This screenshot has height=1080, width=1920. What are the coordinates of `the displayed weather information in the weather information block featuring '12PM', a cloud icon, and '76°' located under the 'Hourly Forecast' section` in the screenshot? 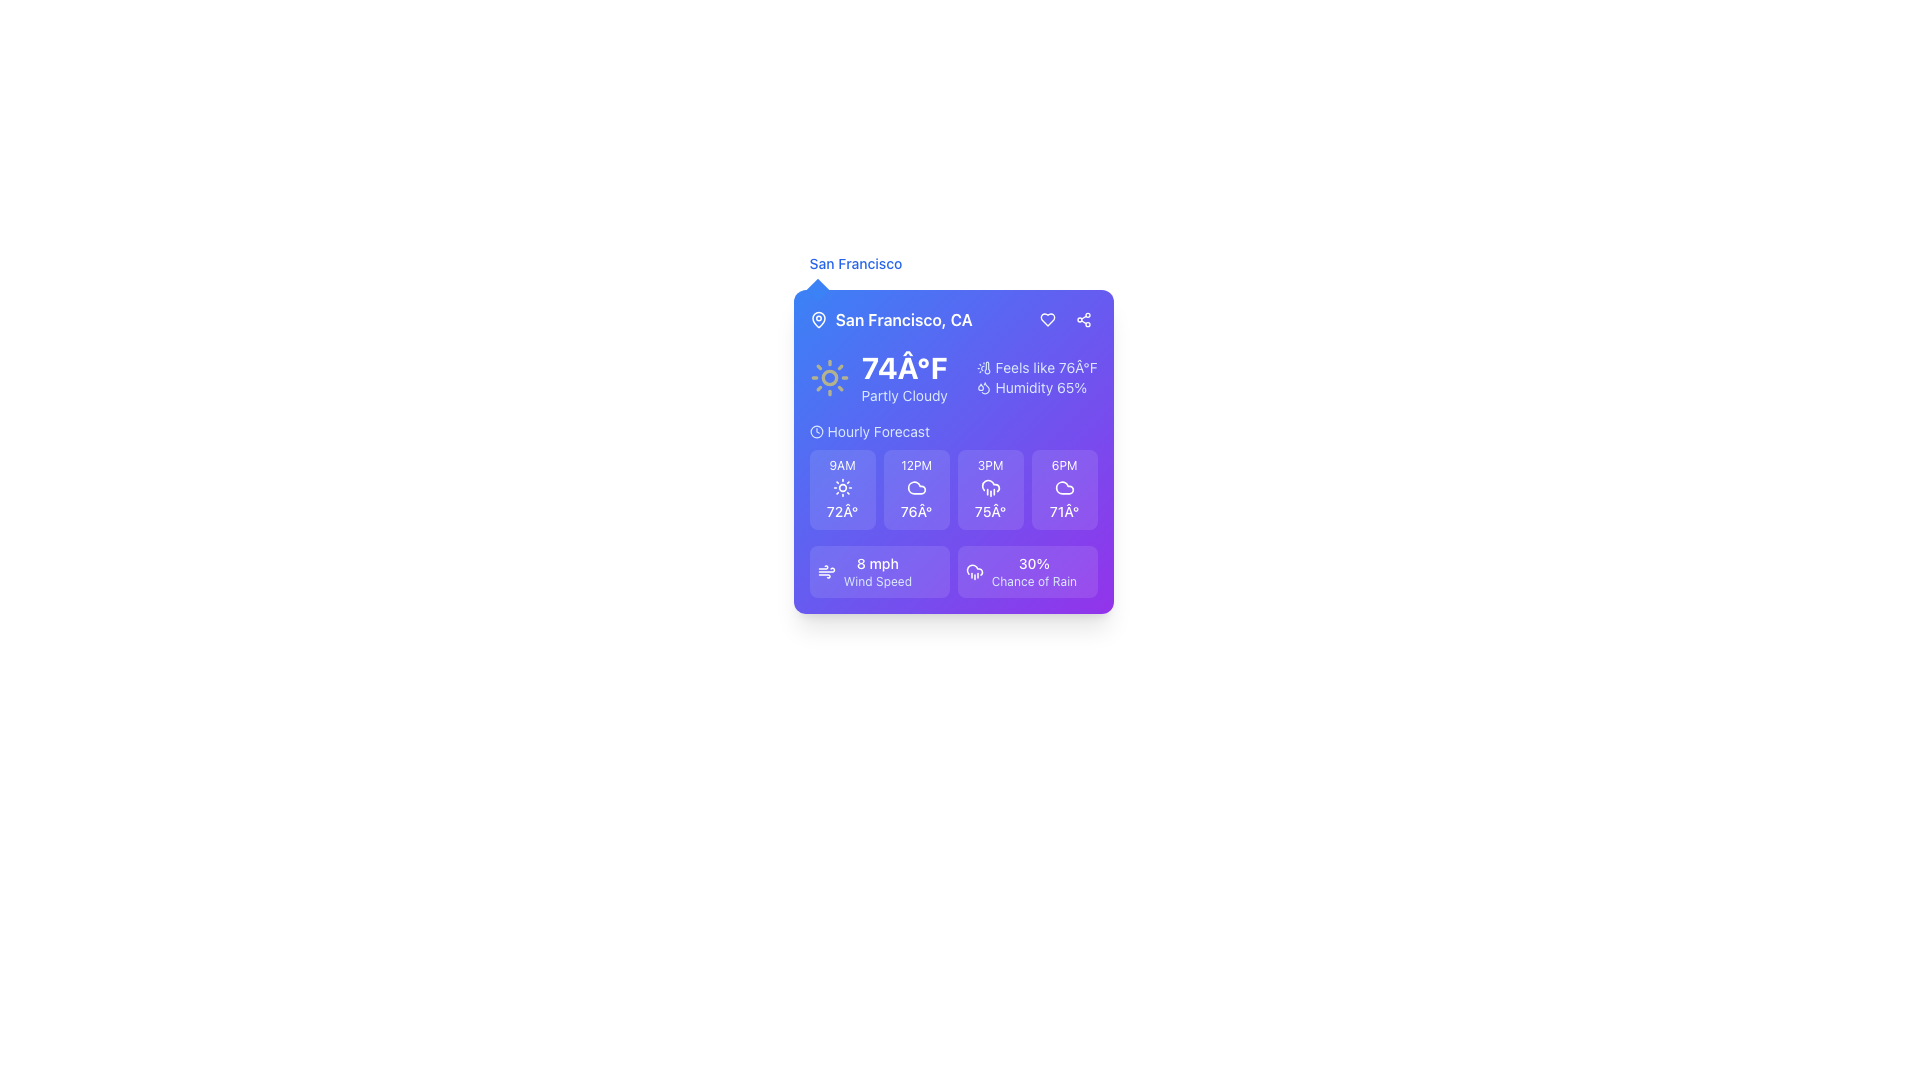 It's located at (915, 489).